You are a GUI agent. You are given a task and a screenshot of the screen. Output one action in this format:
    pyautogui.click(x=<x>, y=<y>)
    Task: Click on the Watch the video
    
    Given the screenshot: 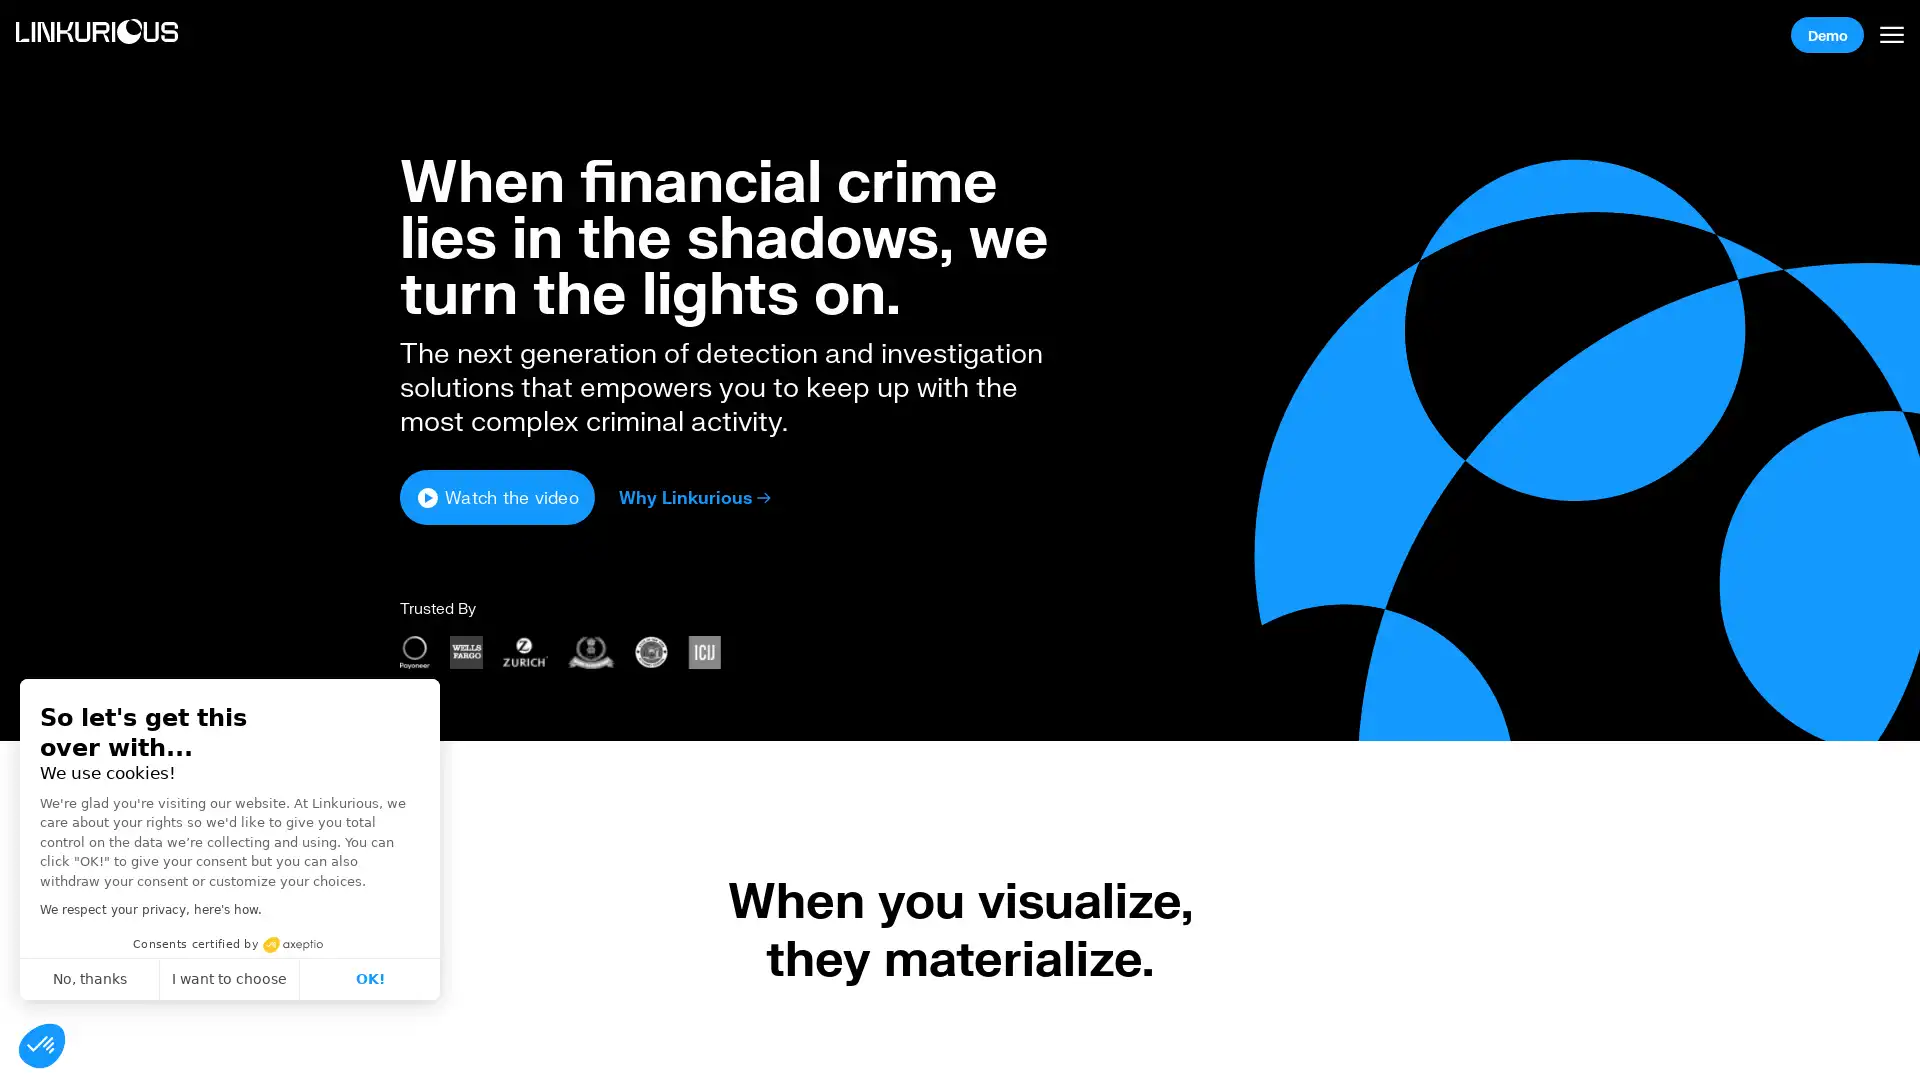 What is the action you would take?
    pyautogui.click(x=497, y=496)
    